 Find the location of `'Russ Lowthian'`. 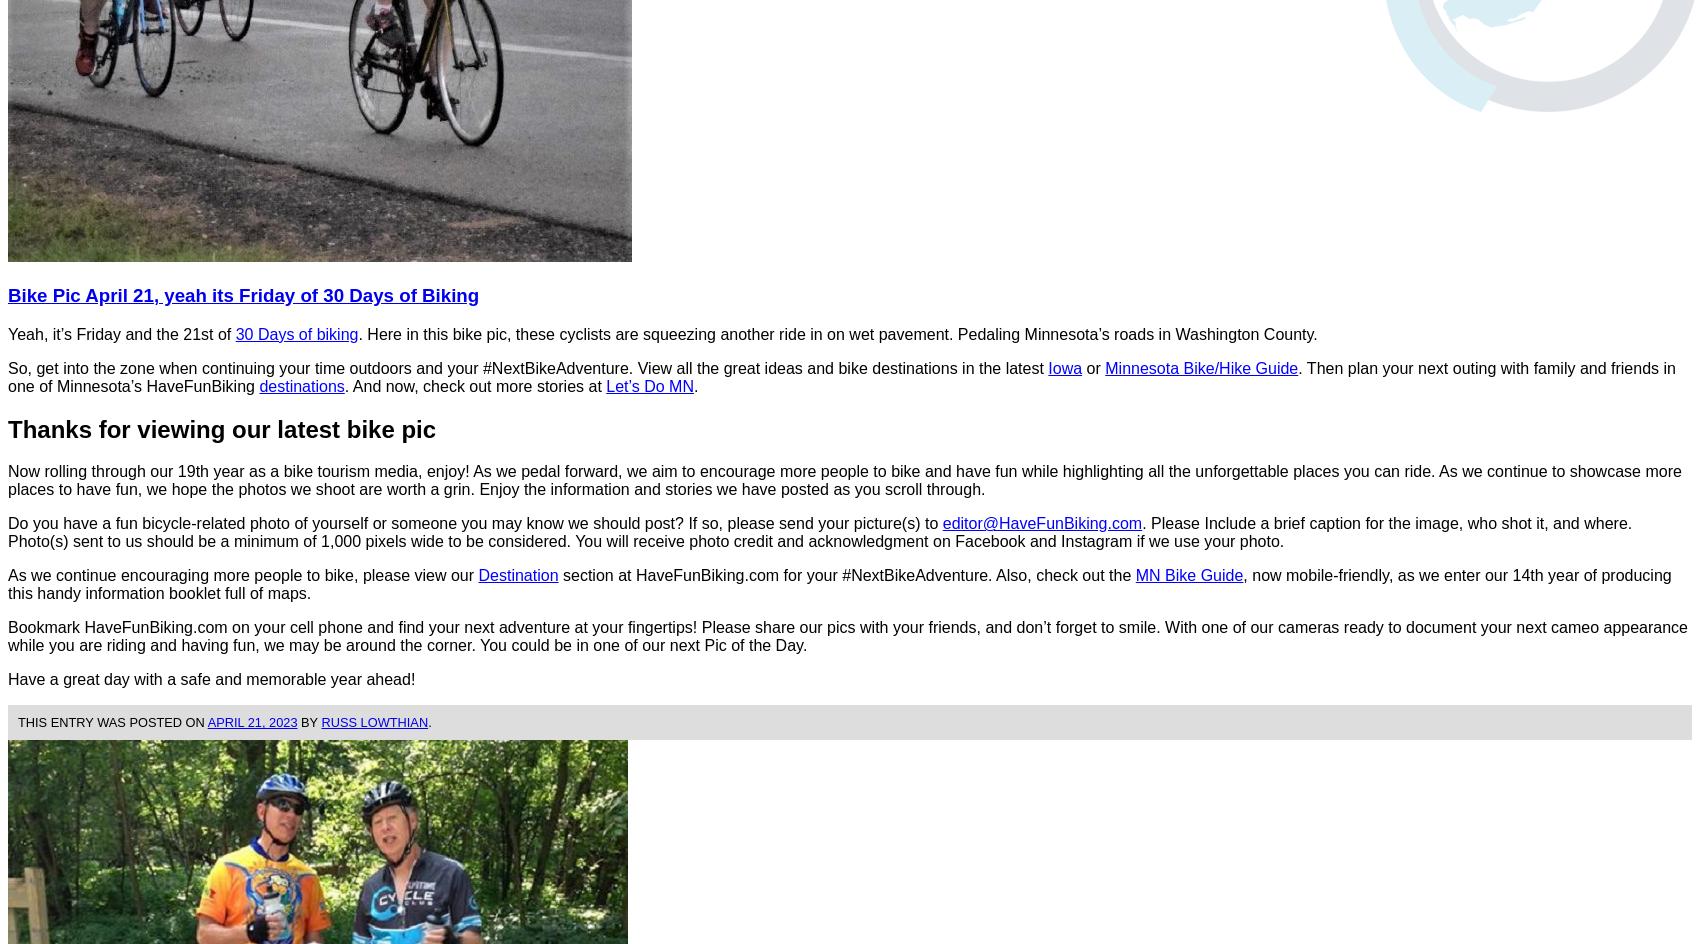

'Russ Lowthian' is located at coordinates (373, 722).